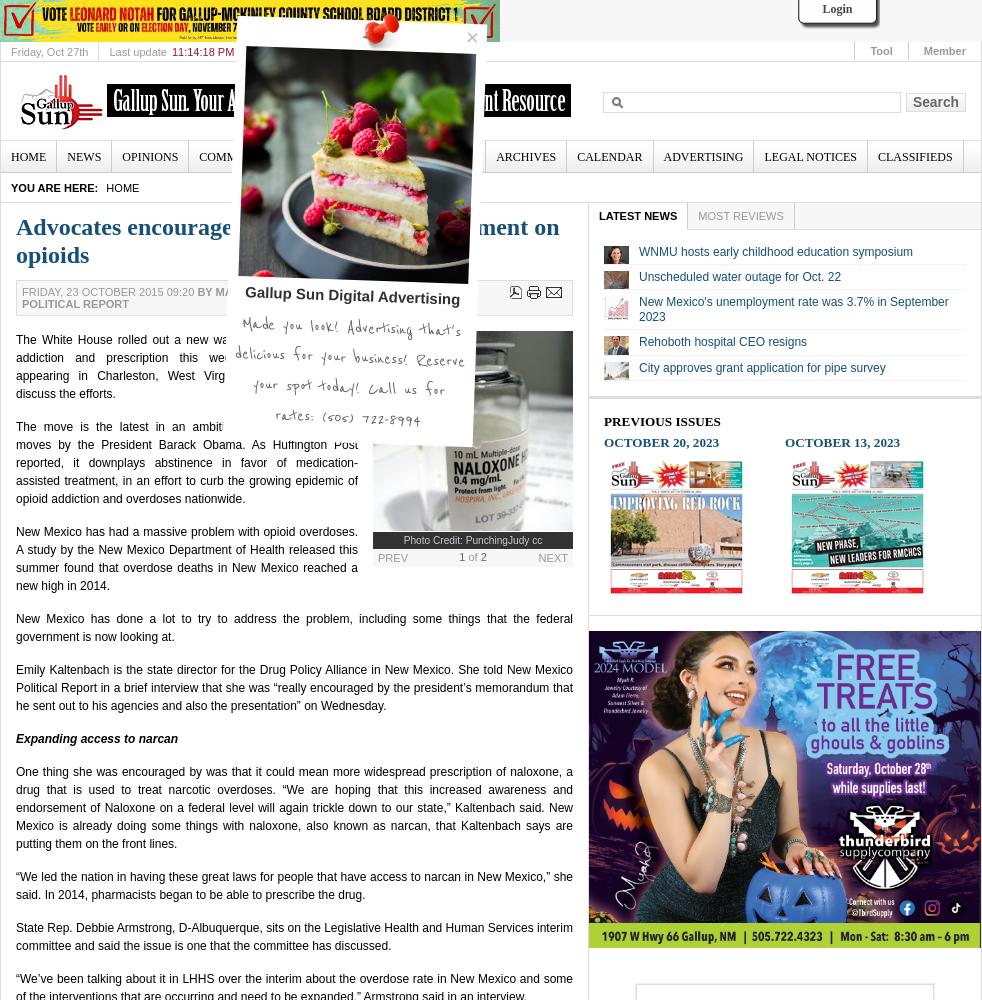 This screenshot has width=982, height=1000. What do you see at coordinates (215, 52) in the screenshot?
I see `'11:14:18 PM GMT'` at bounding box center [215, 52].